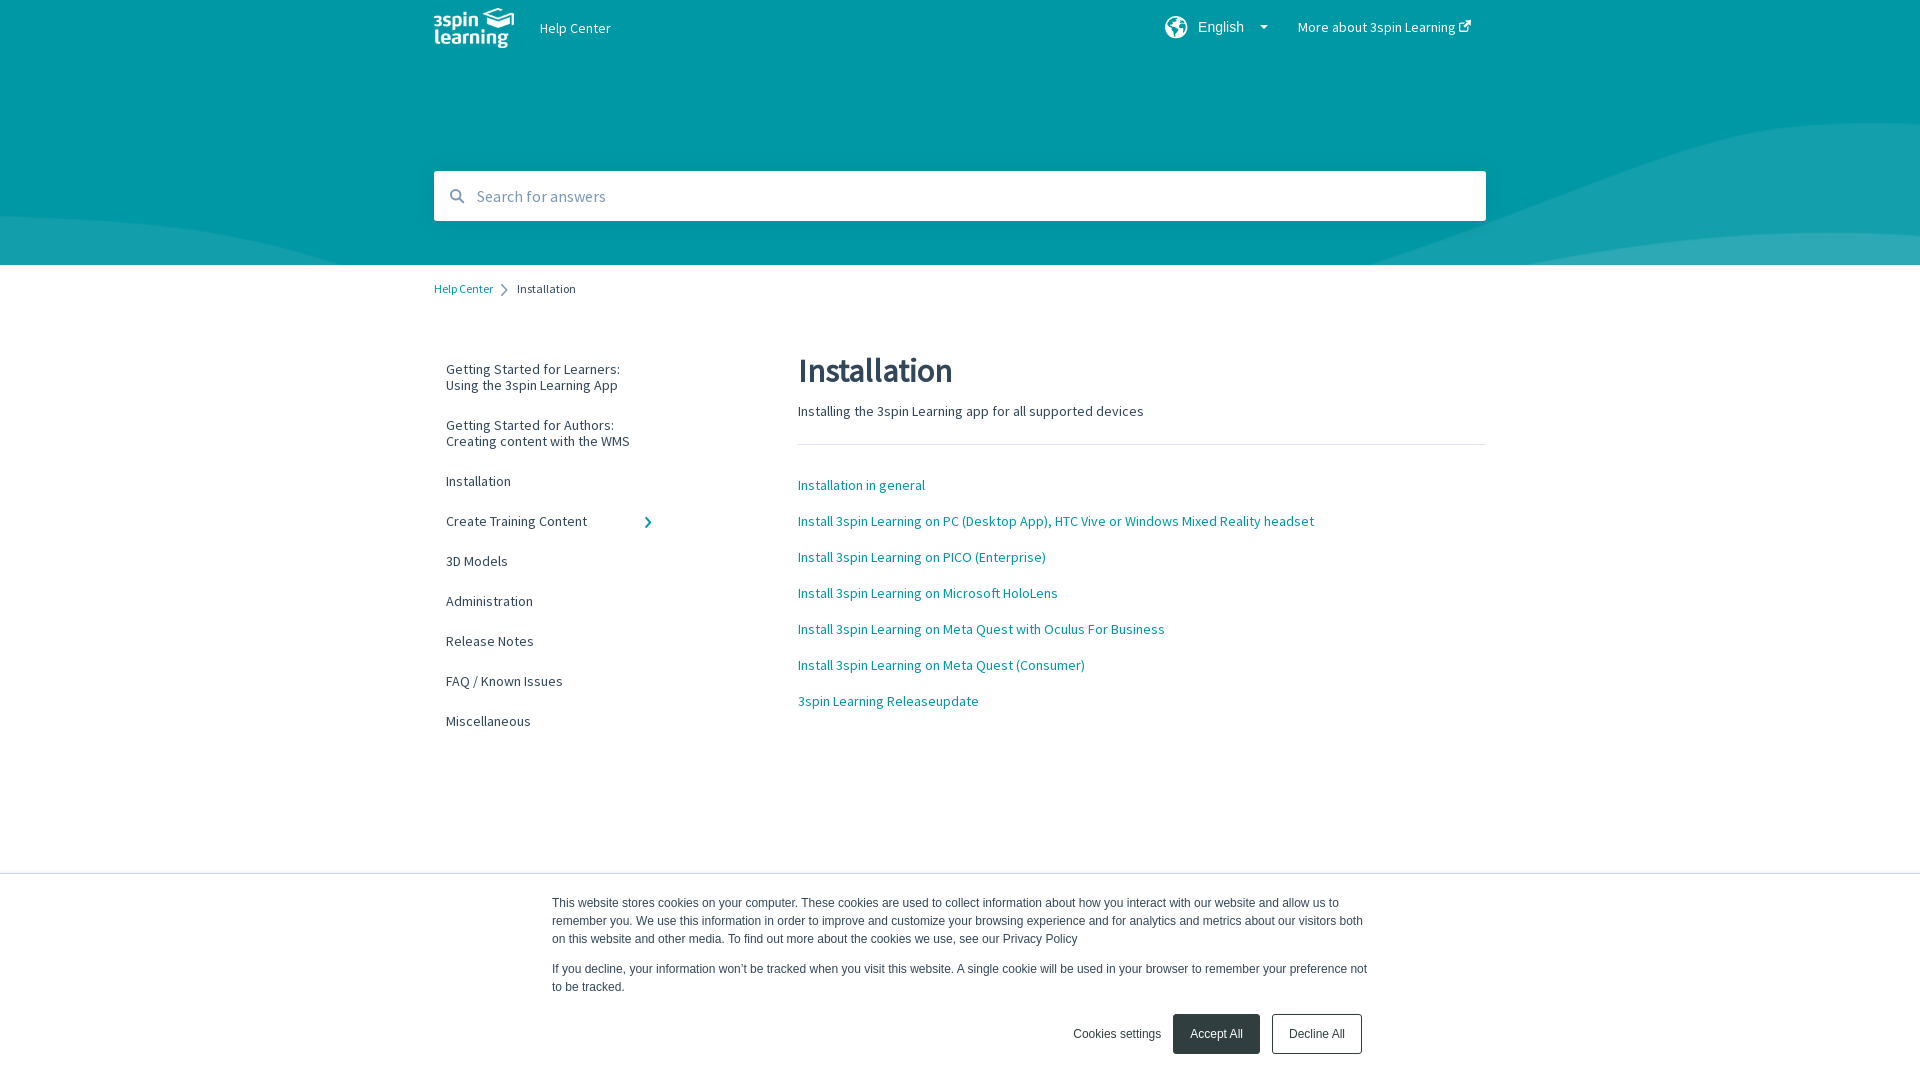 This screenshot has width=1920, height=1080. Describe the element at coordinates (553, 560) in the screenshot. I see `'3D Models'` at that location.